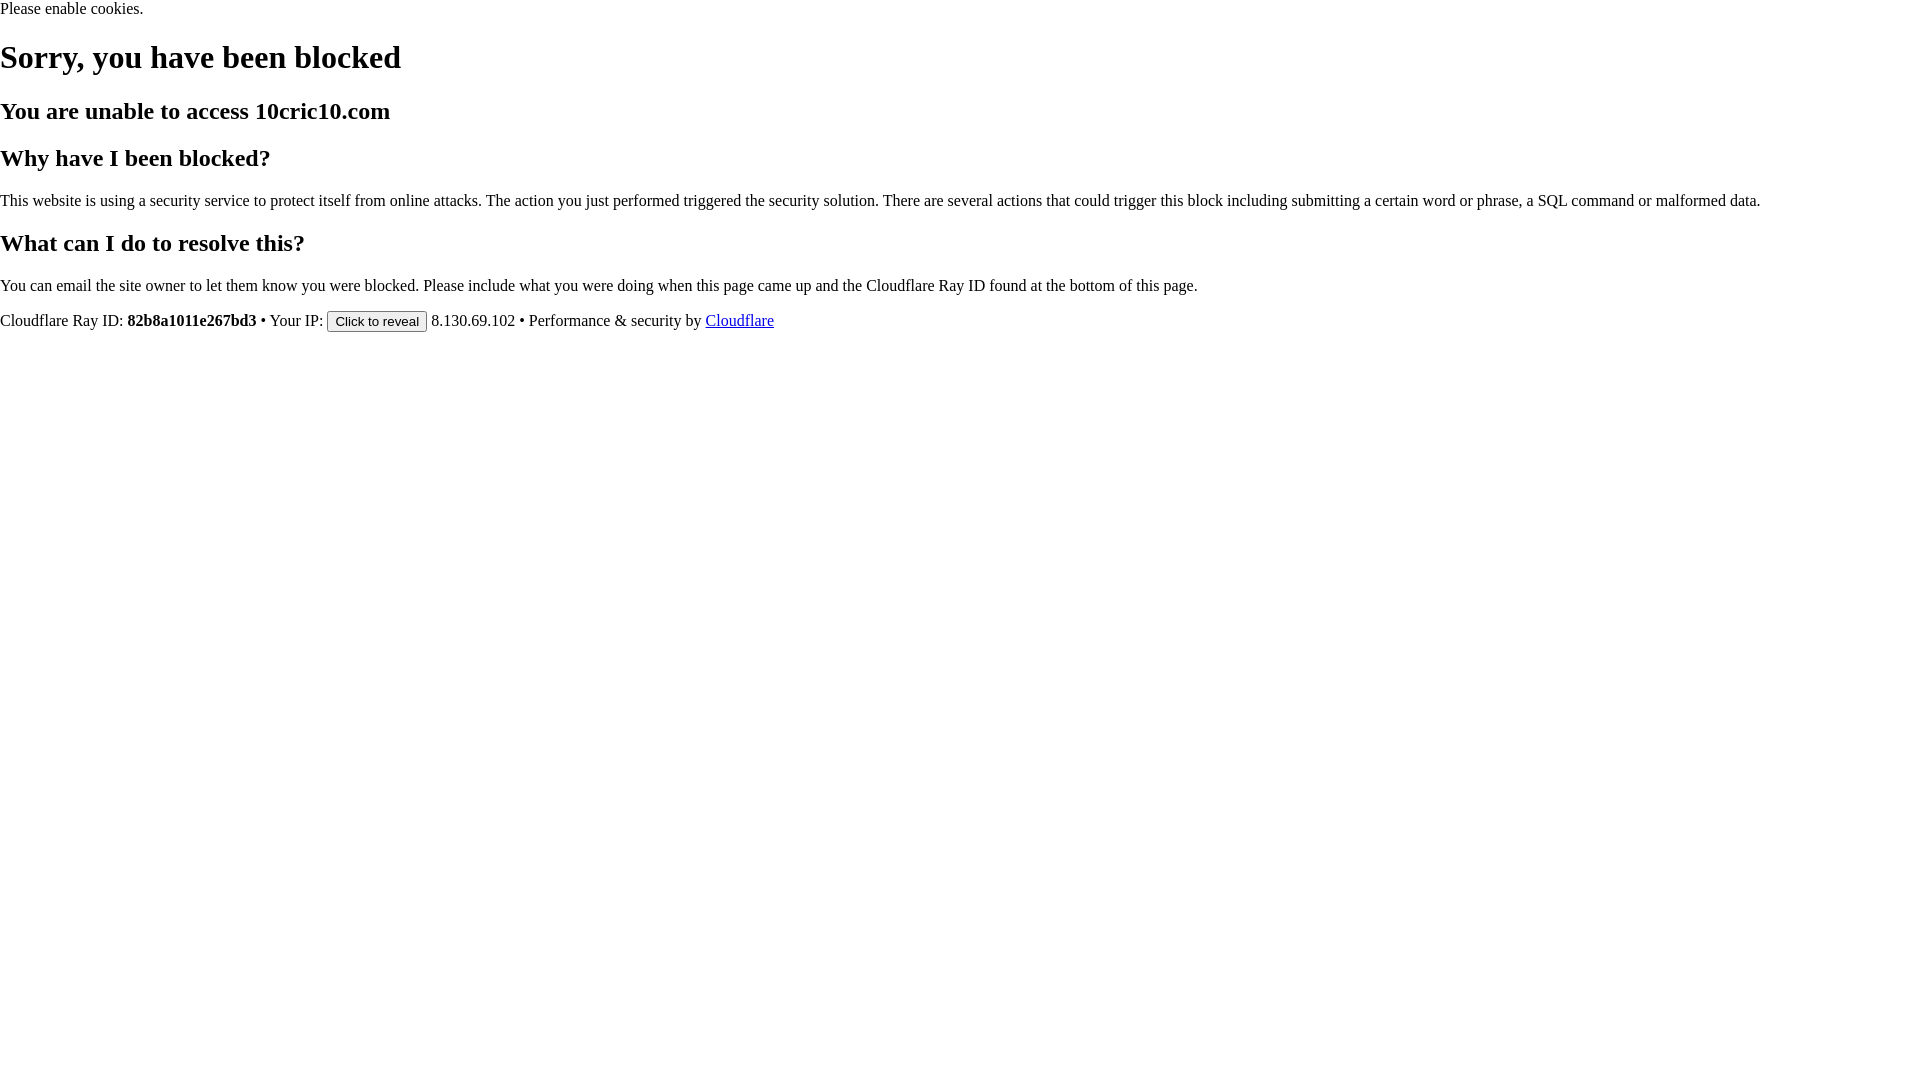 This screenshot has width=1920, height=1080. What do you see at coordinates (377, 319) in the screenshot?
I see `'Click to reveal'` at bounding box center [377, 319].